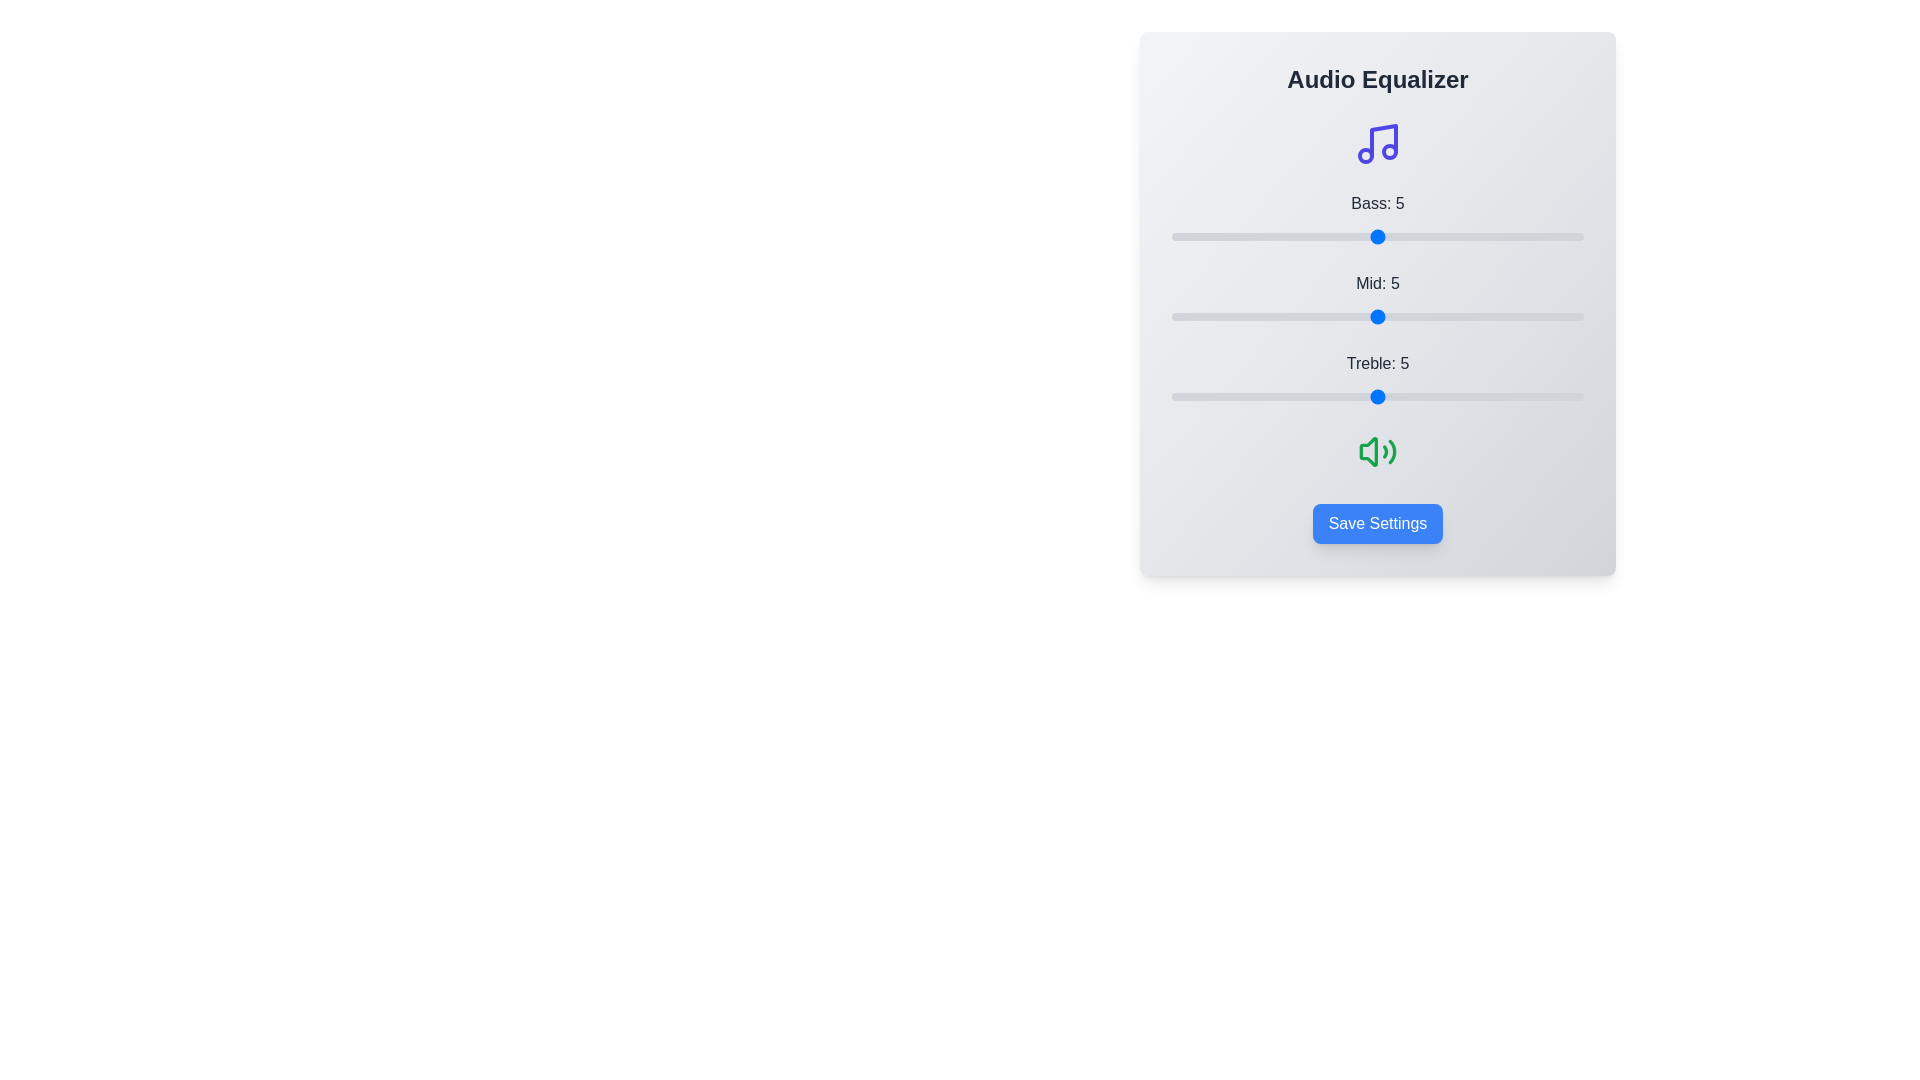  What do you see at coordinates (1253, 315) in the screenshot?
I see `the Mid slider to set its value to 2` at bounding box center [1253, 315].